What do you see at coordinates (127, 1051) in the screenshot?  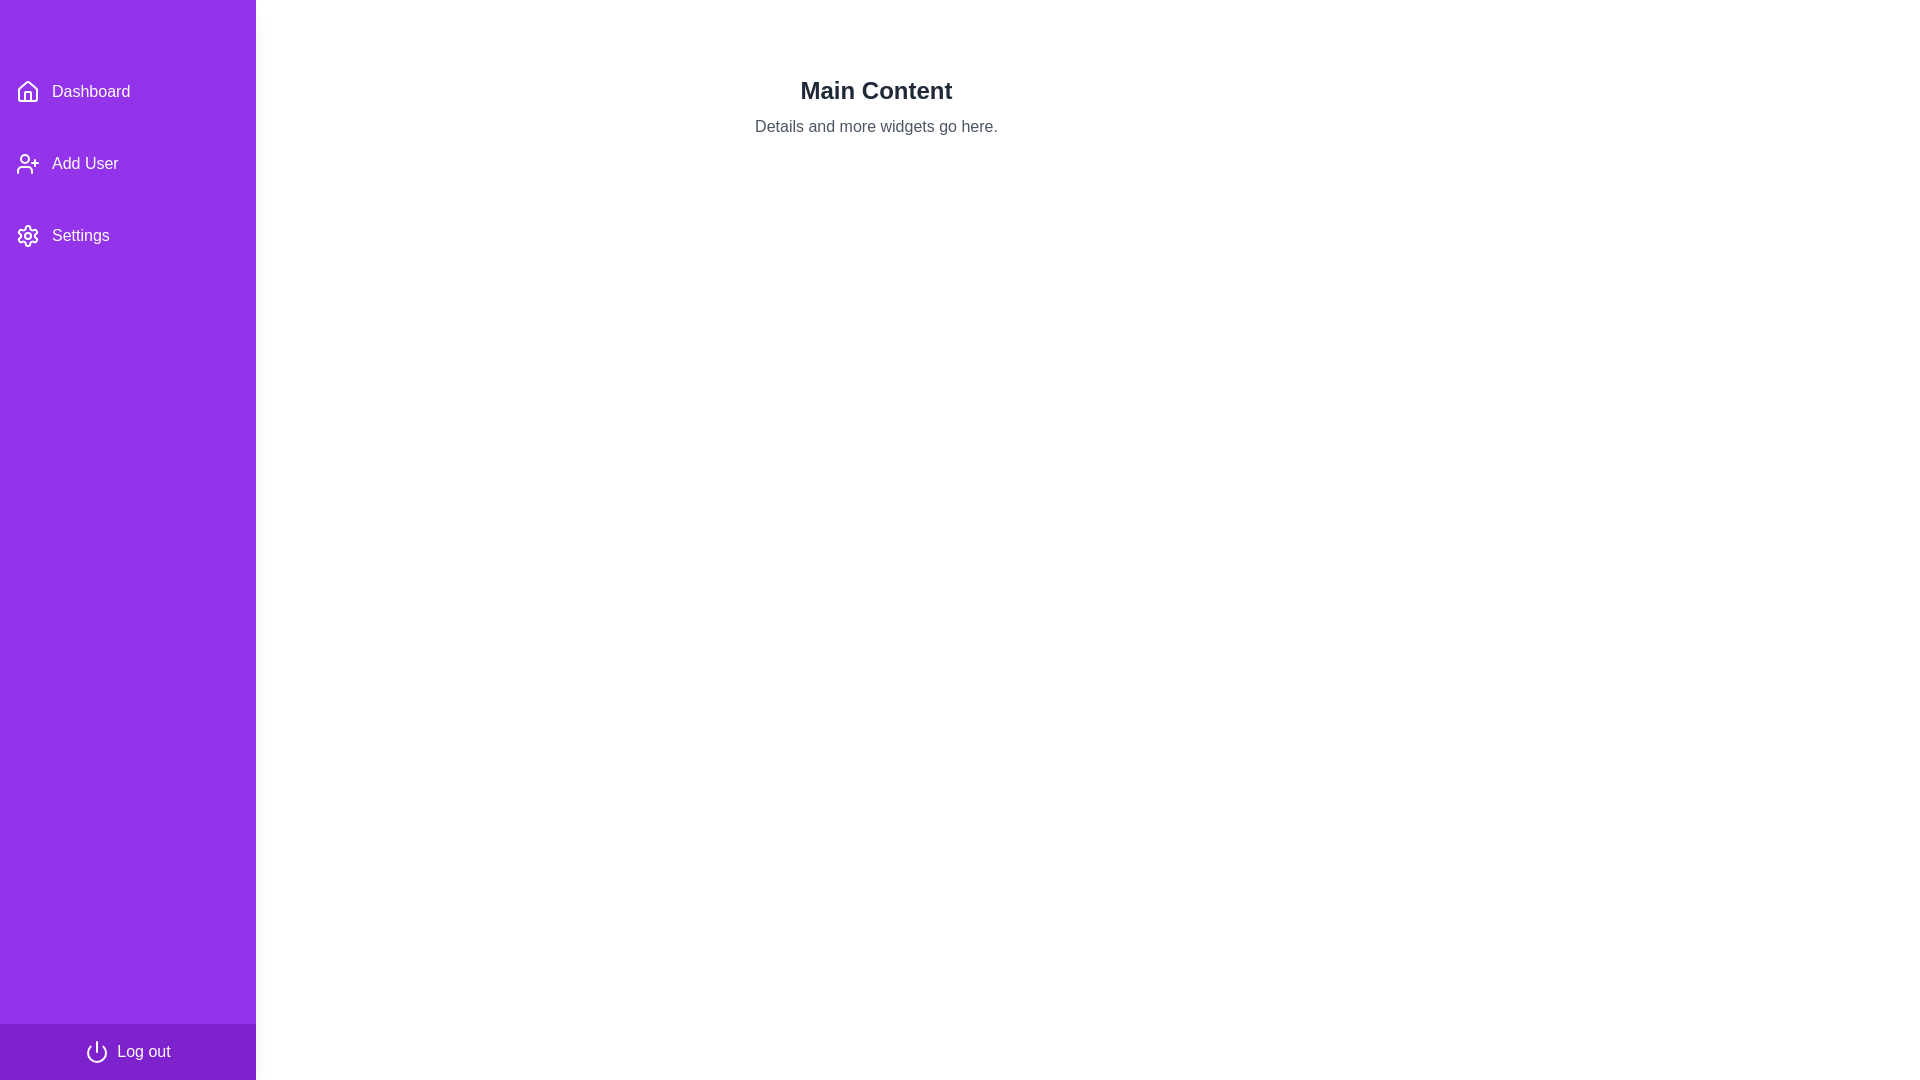 I see `the 'Log out' link in the footer of the drawer` at bounding box center [127, 1051].